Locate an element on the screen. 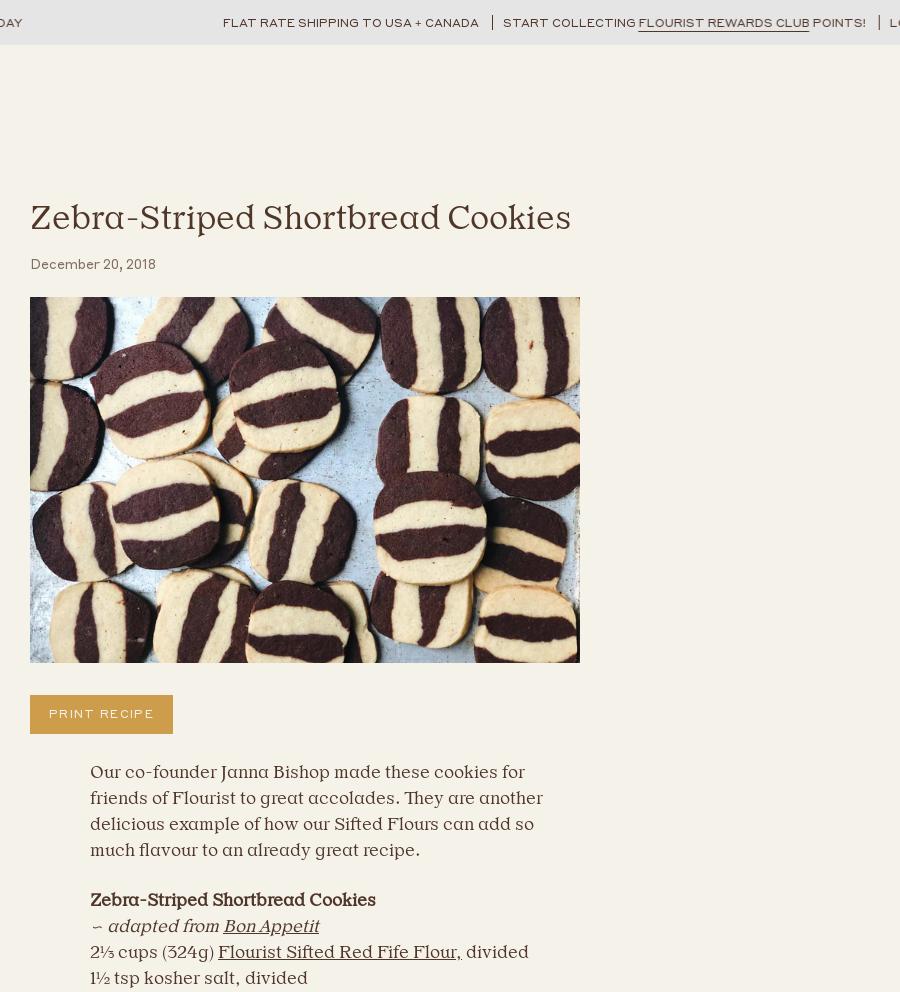 The width and height of the screenshot is (900, 992). 'Cyndy Zustovich' is located at coordinates (100, 472).